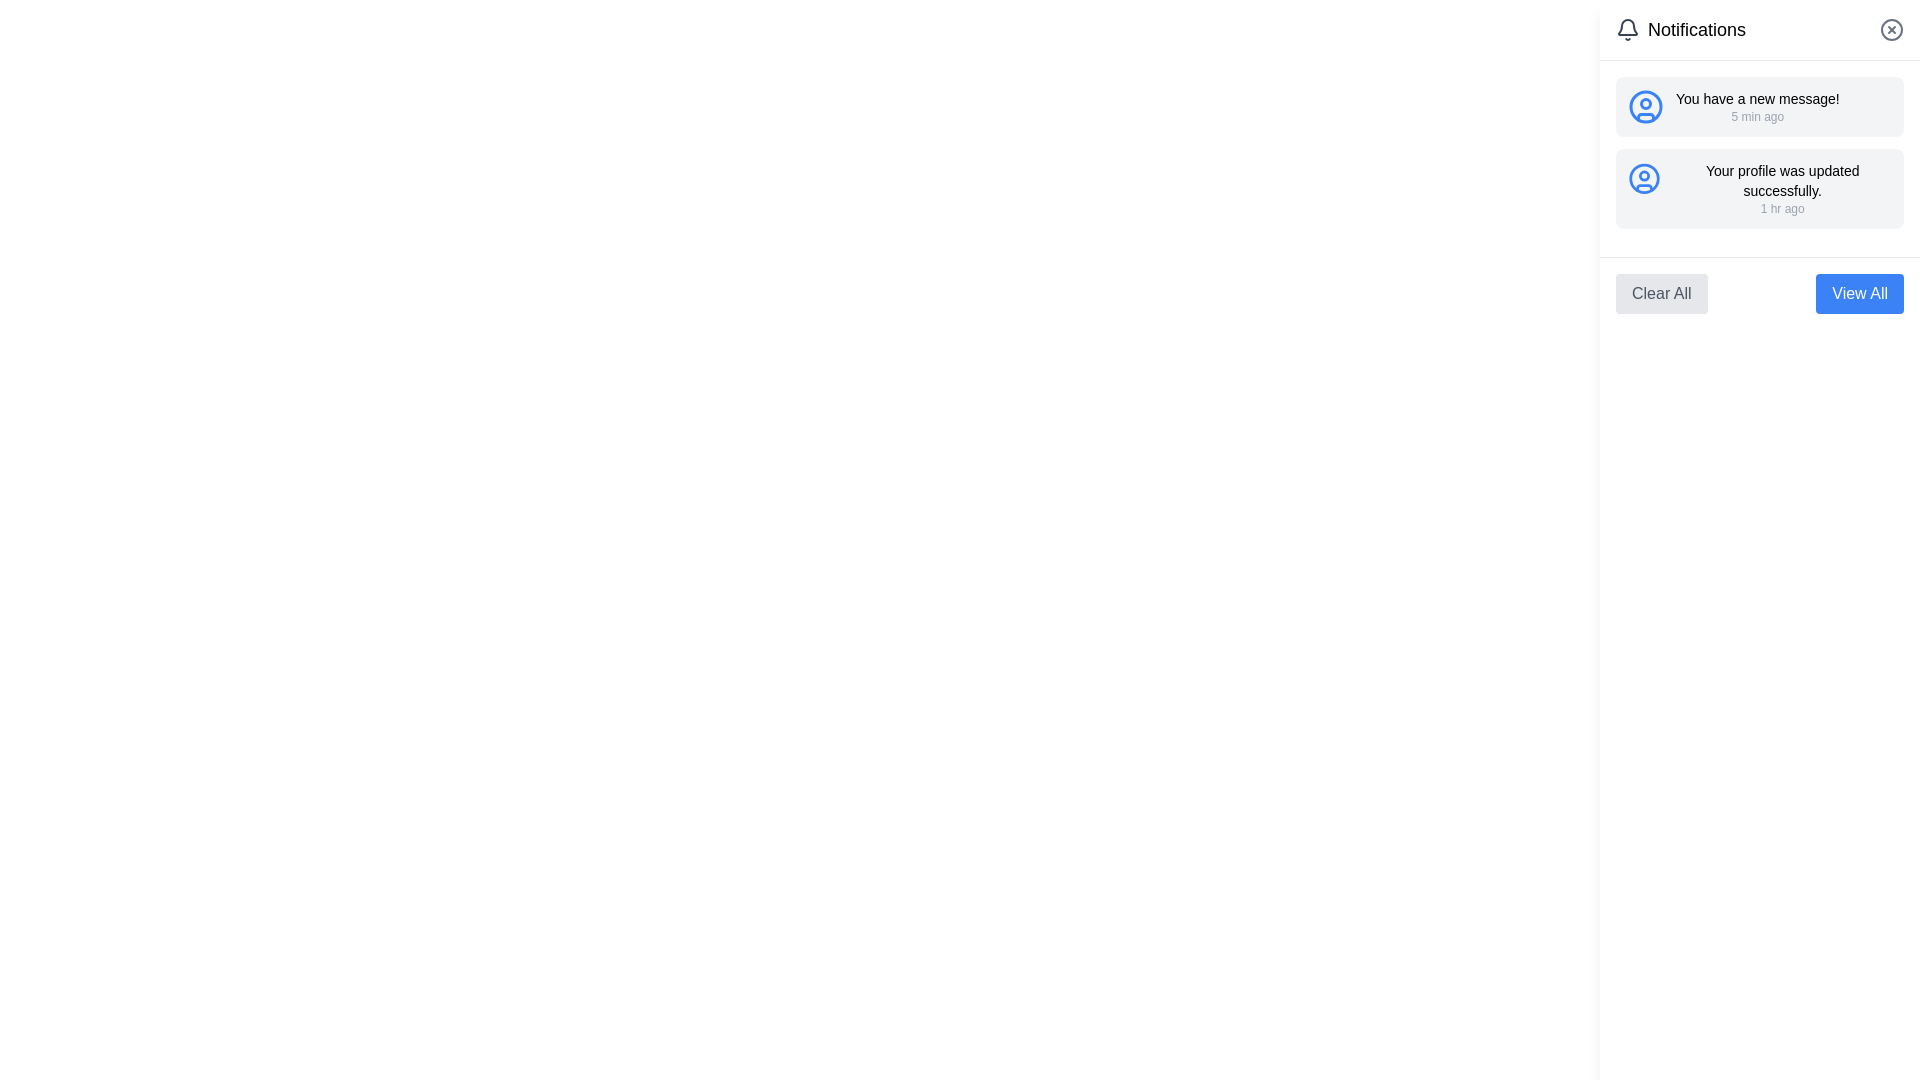 The width and height of the screenshot is (1920, 1080). I want to click on the gray circular icon with an 'X' shape in the center, located on the top-right of the notification panel, so click(1890, 30).